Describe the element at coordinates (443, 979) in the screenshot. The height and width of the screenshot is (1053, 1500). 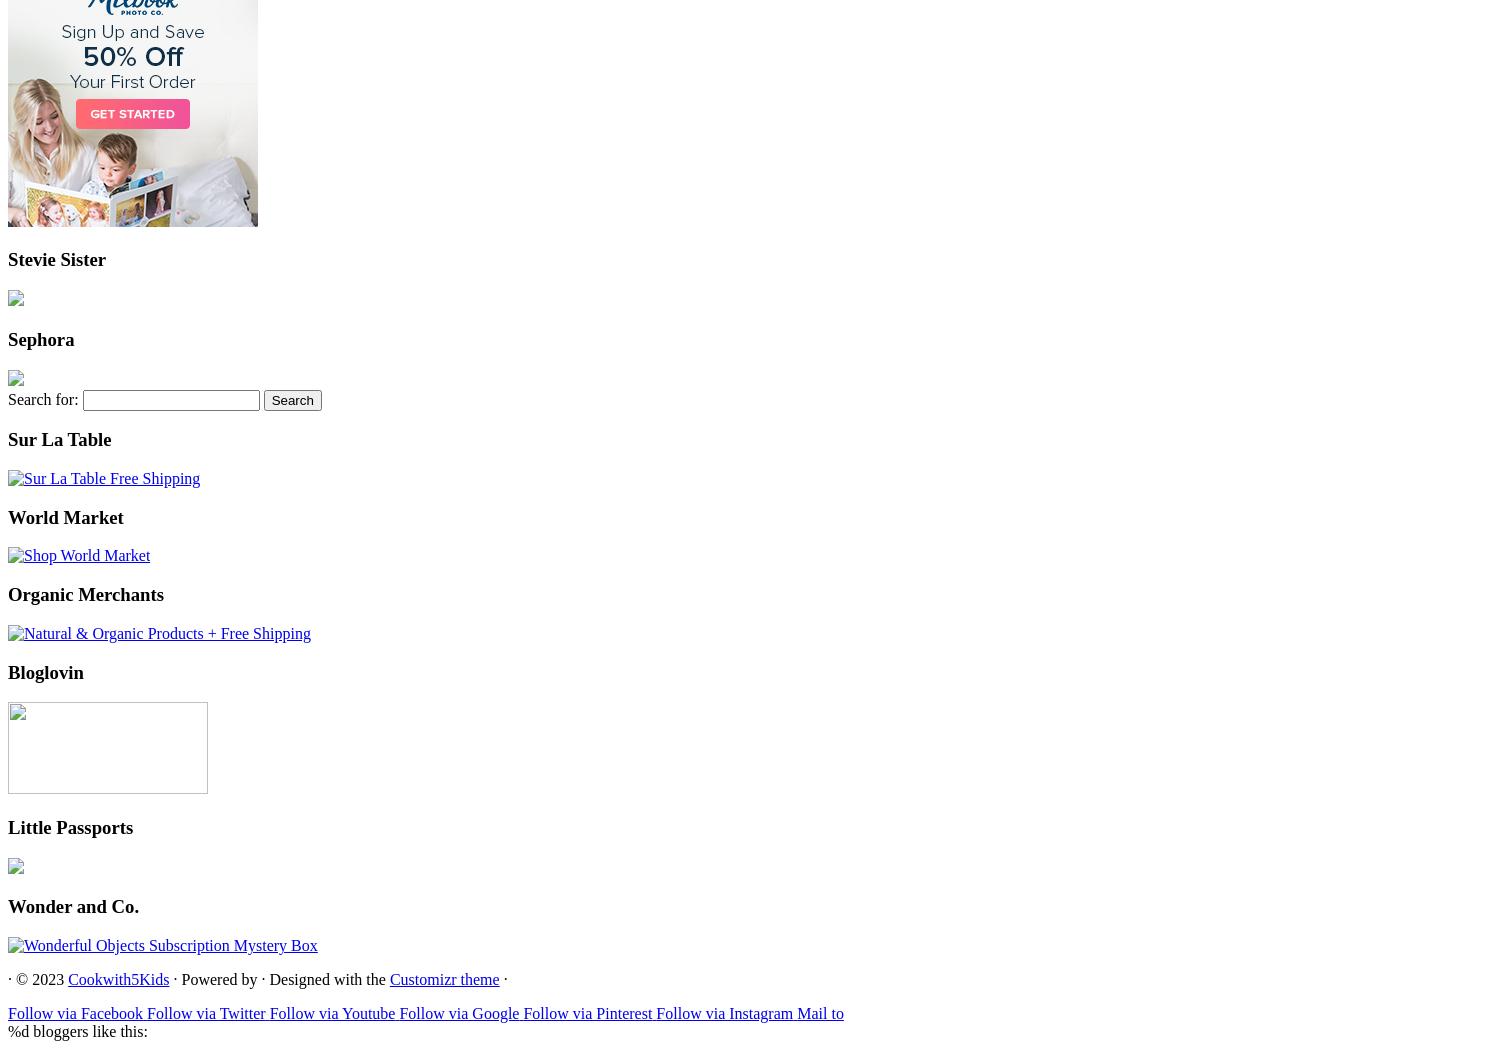
I see `'Customizr theme'` at that location.